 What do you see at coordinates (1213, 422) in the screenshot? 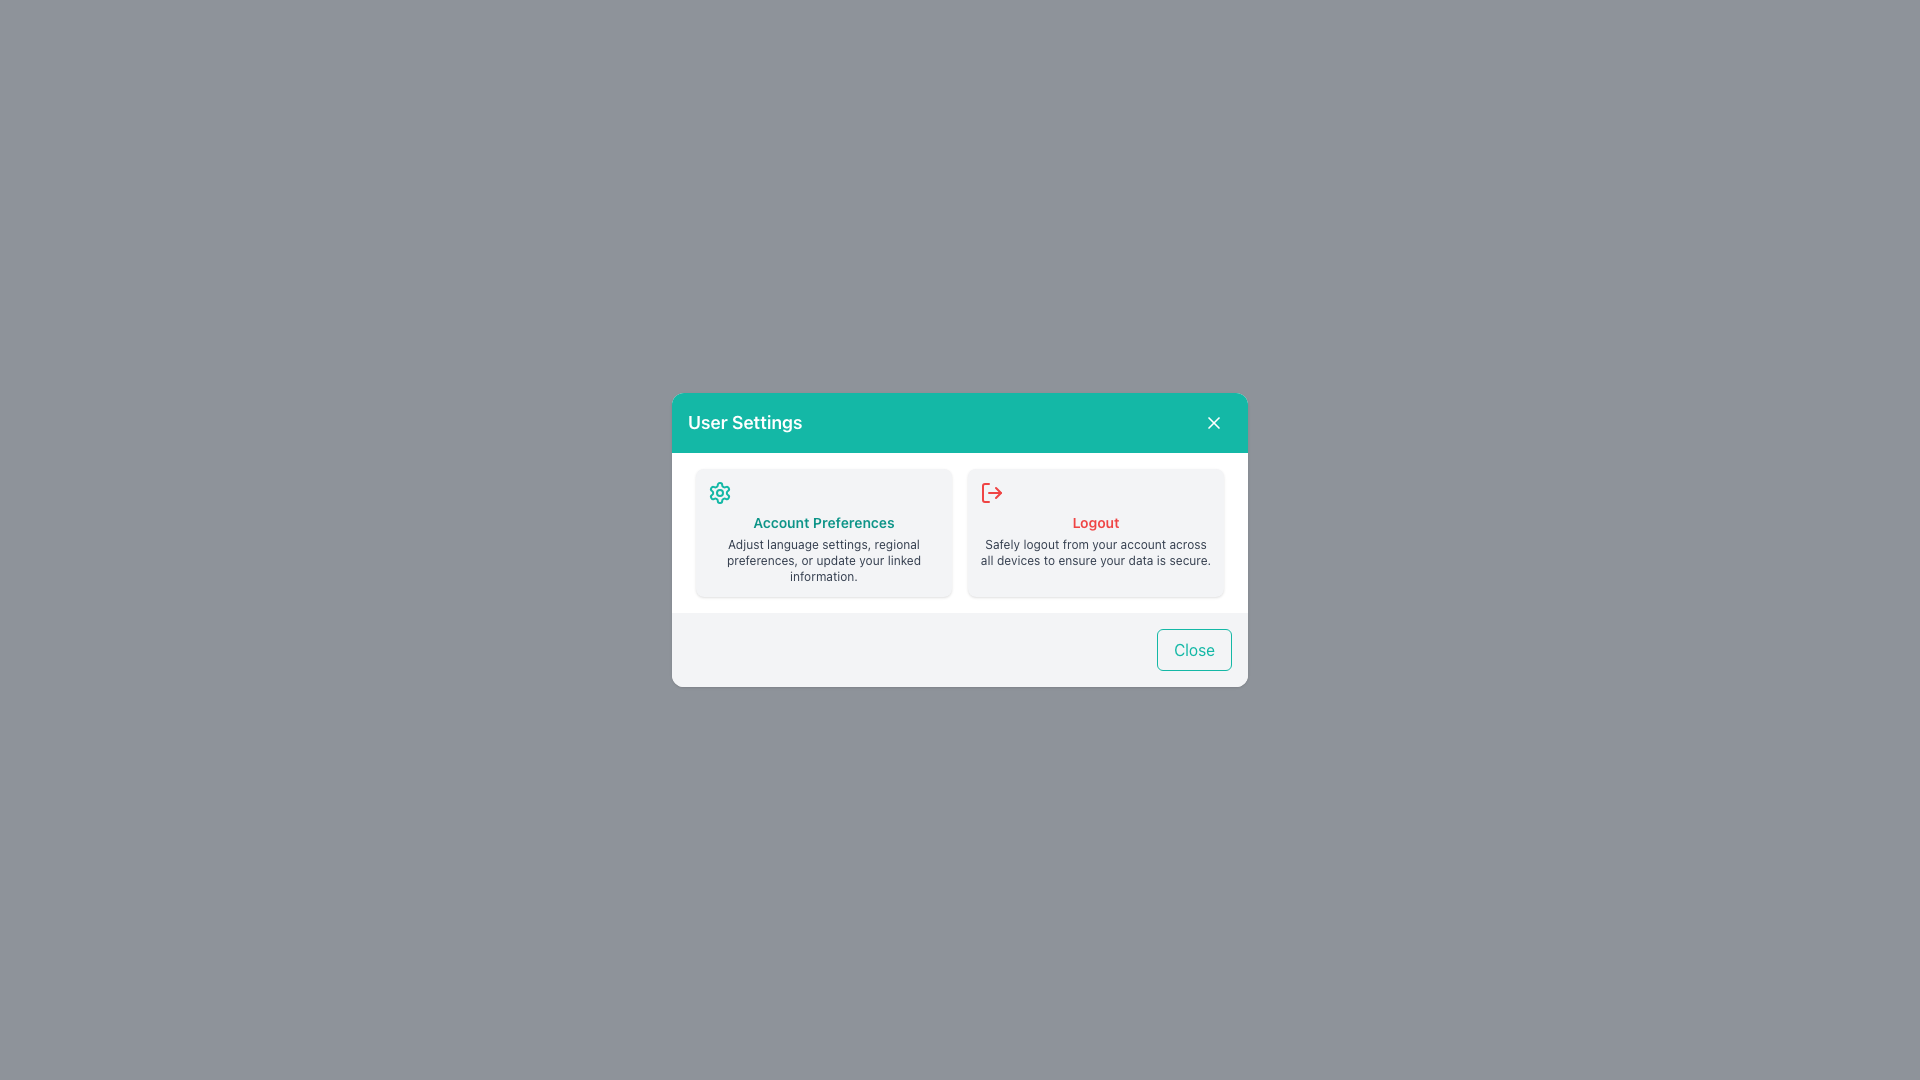
I see `the close icon located at the top-right corner of the 'User Settings' modal dialog` at bounding box center [1213, 422].